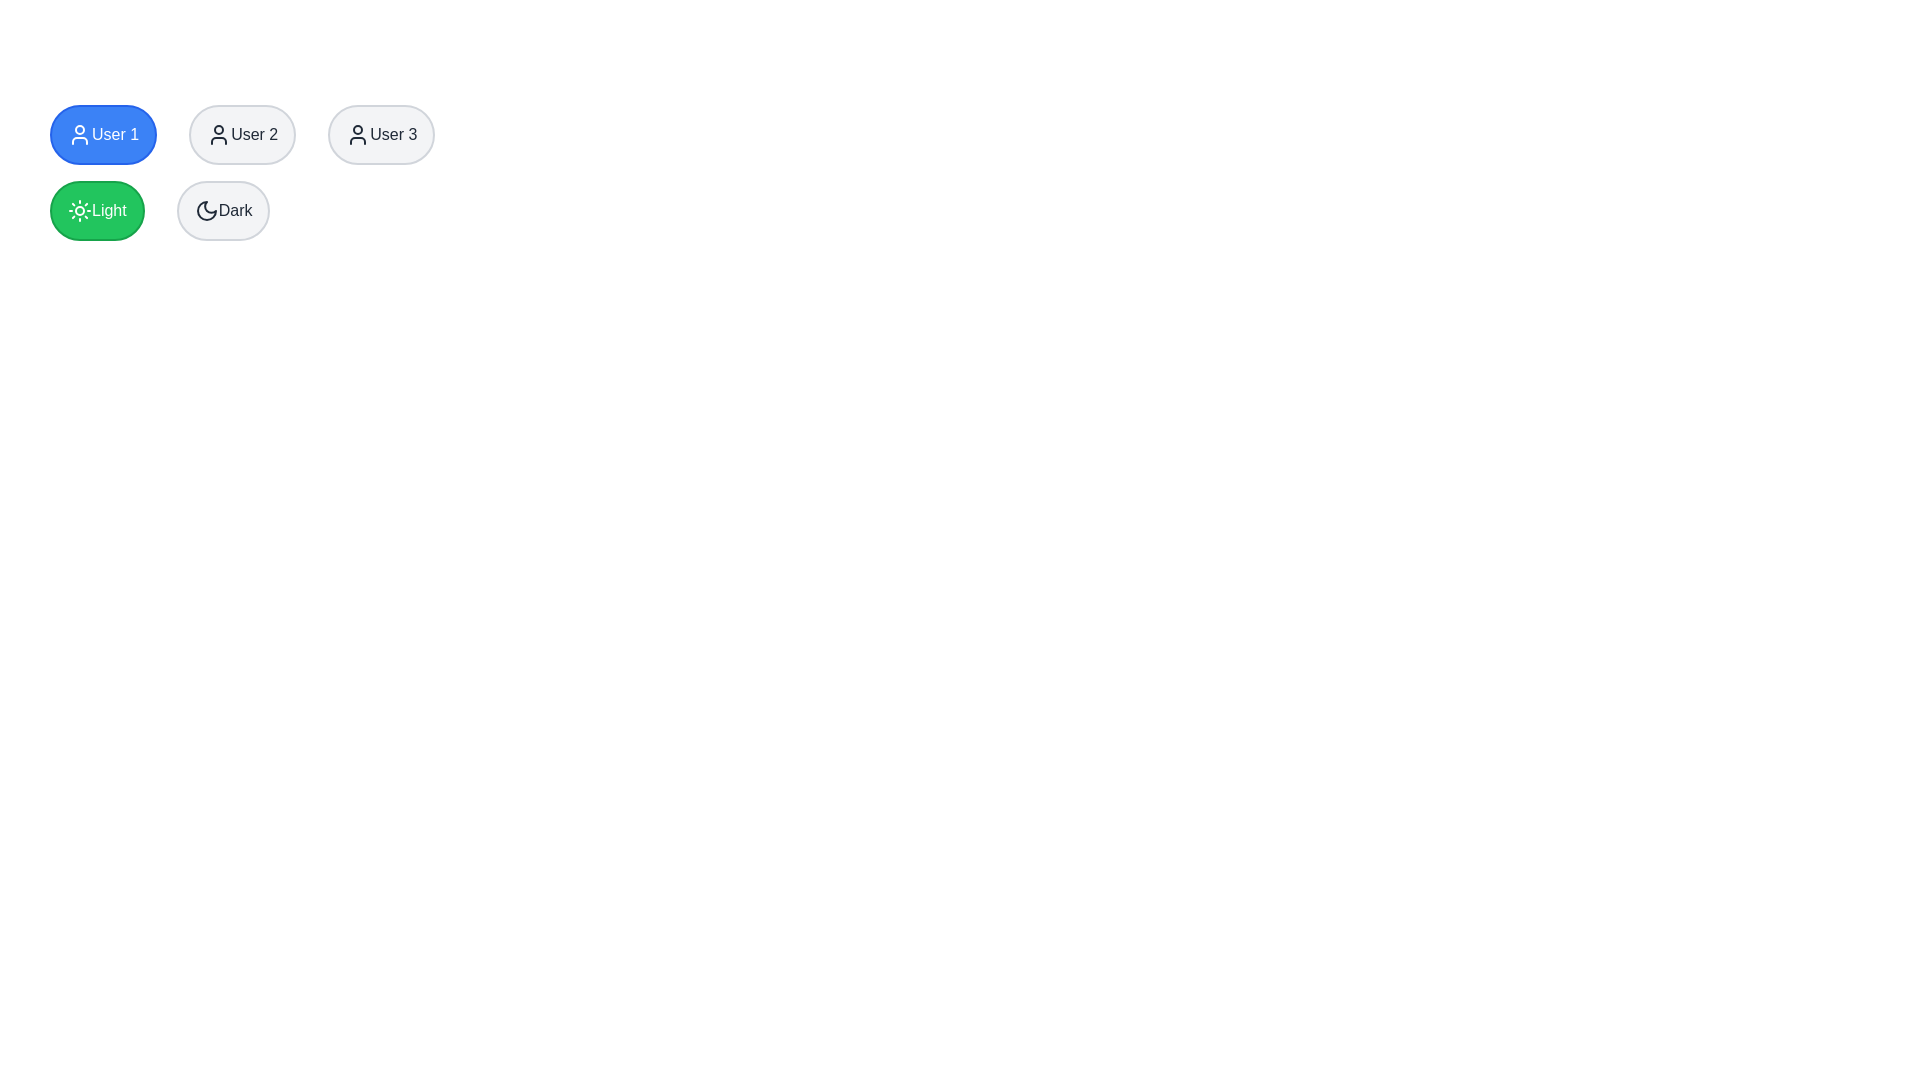 This screenshot has height=1080, width=1920. I want to click on the 'User 2' button, which is a rounded rectangle with a light gray background and a black border, so click(241, 135).